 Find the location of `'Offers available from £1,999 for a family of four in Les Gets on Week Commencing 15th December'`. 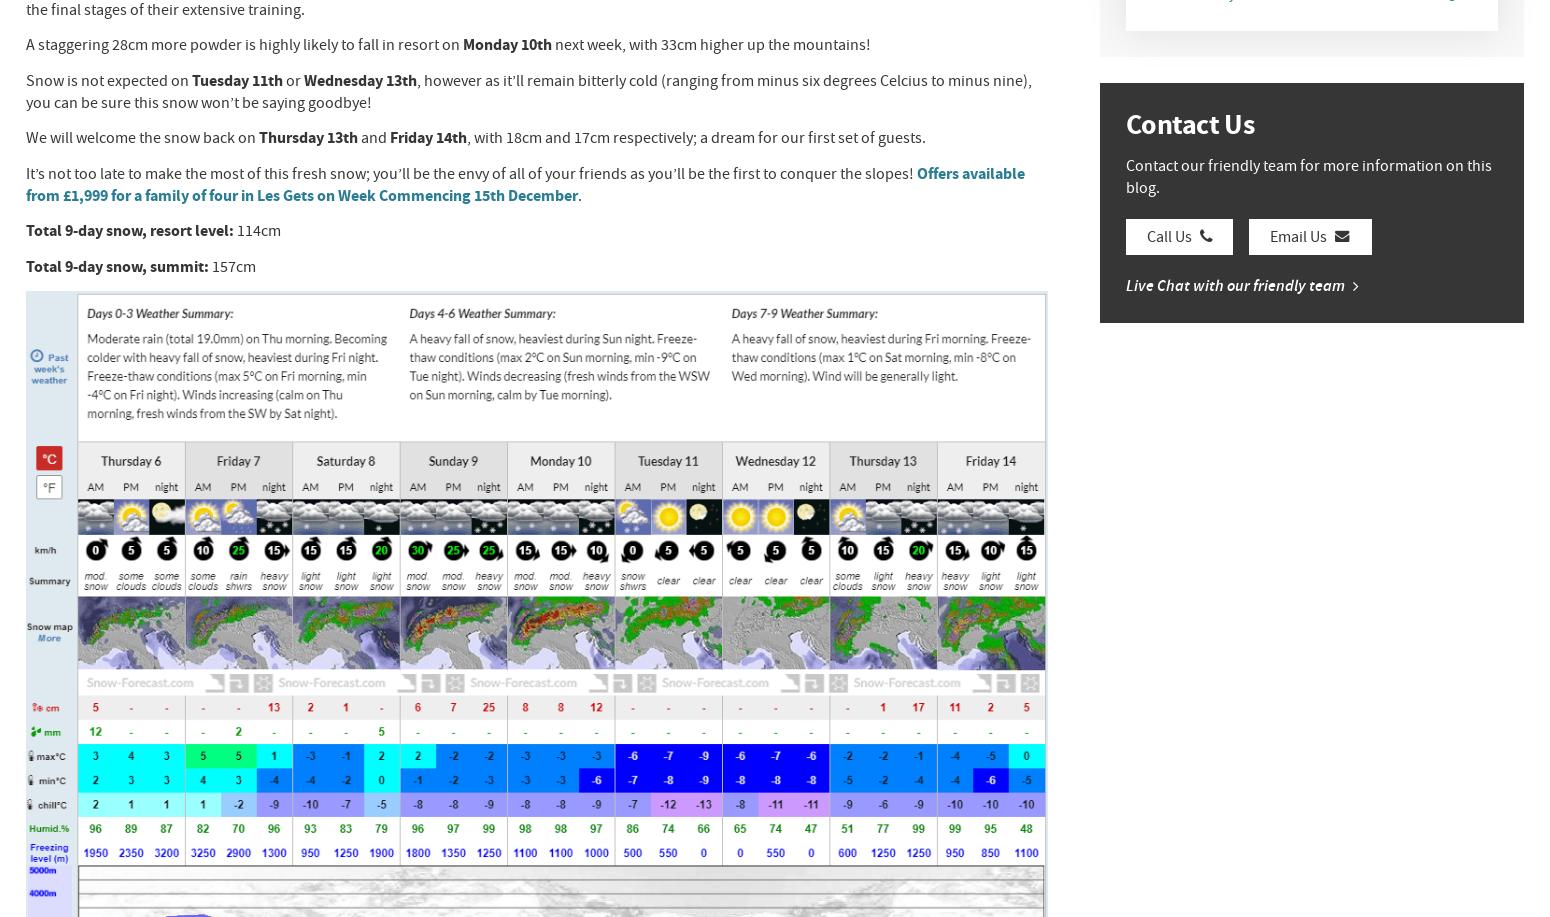

'Offers available from £1,999 for a family of four in Les Gets on Week Commencing 15th December' is located at coordinates (523, 184).